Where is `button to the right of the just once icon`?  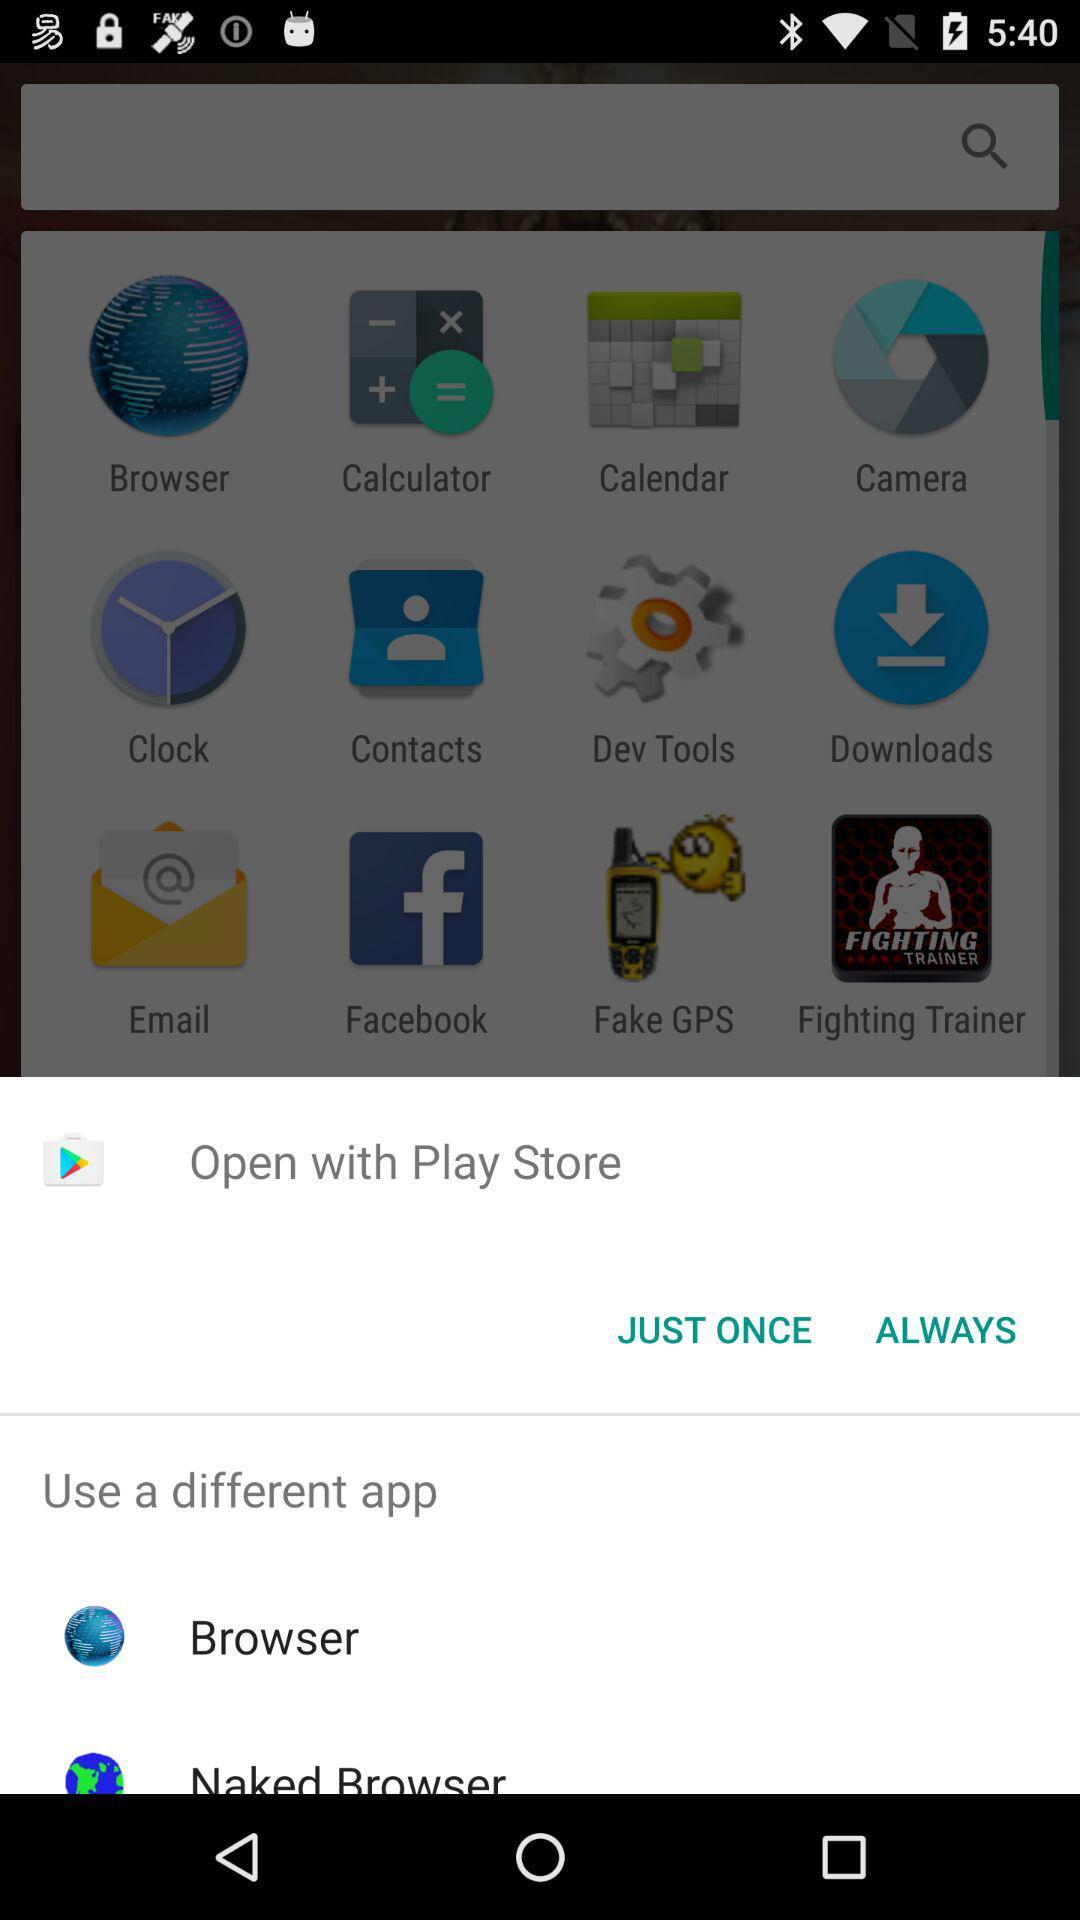
button to the right of the just once icon is located at coordinates (945, 1329).